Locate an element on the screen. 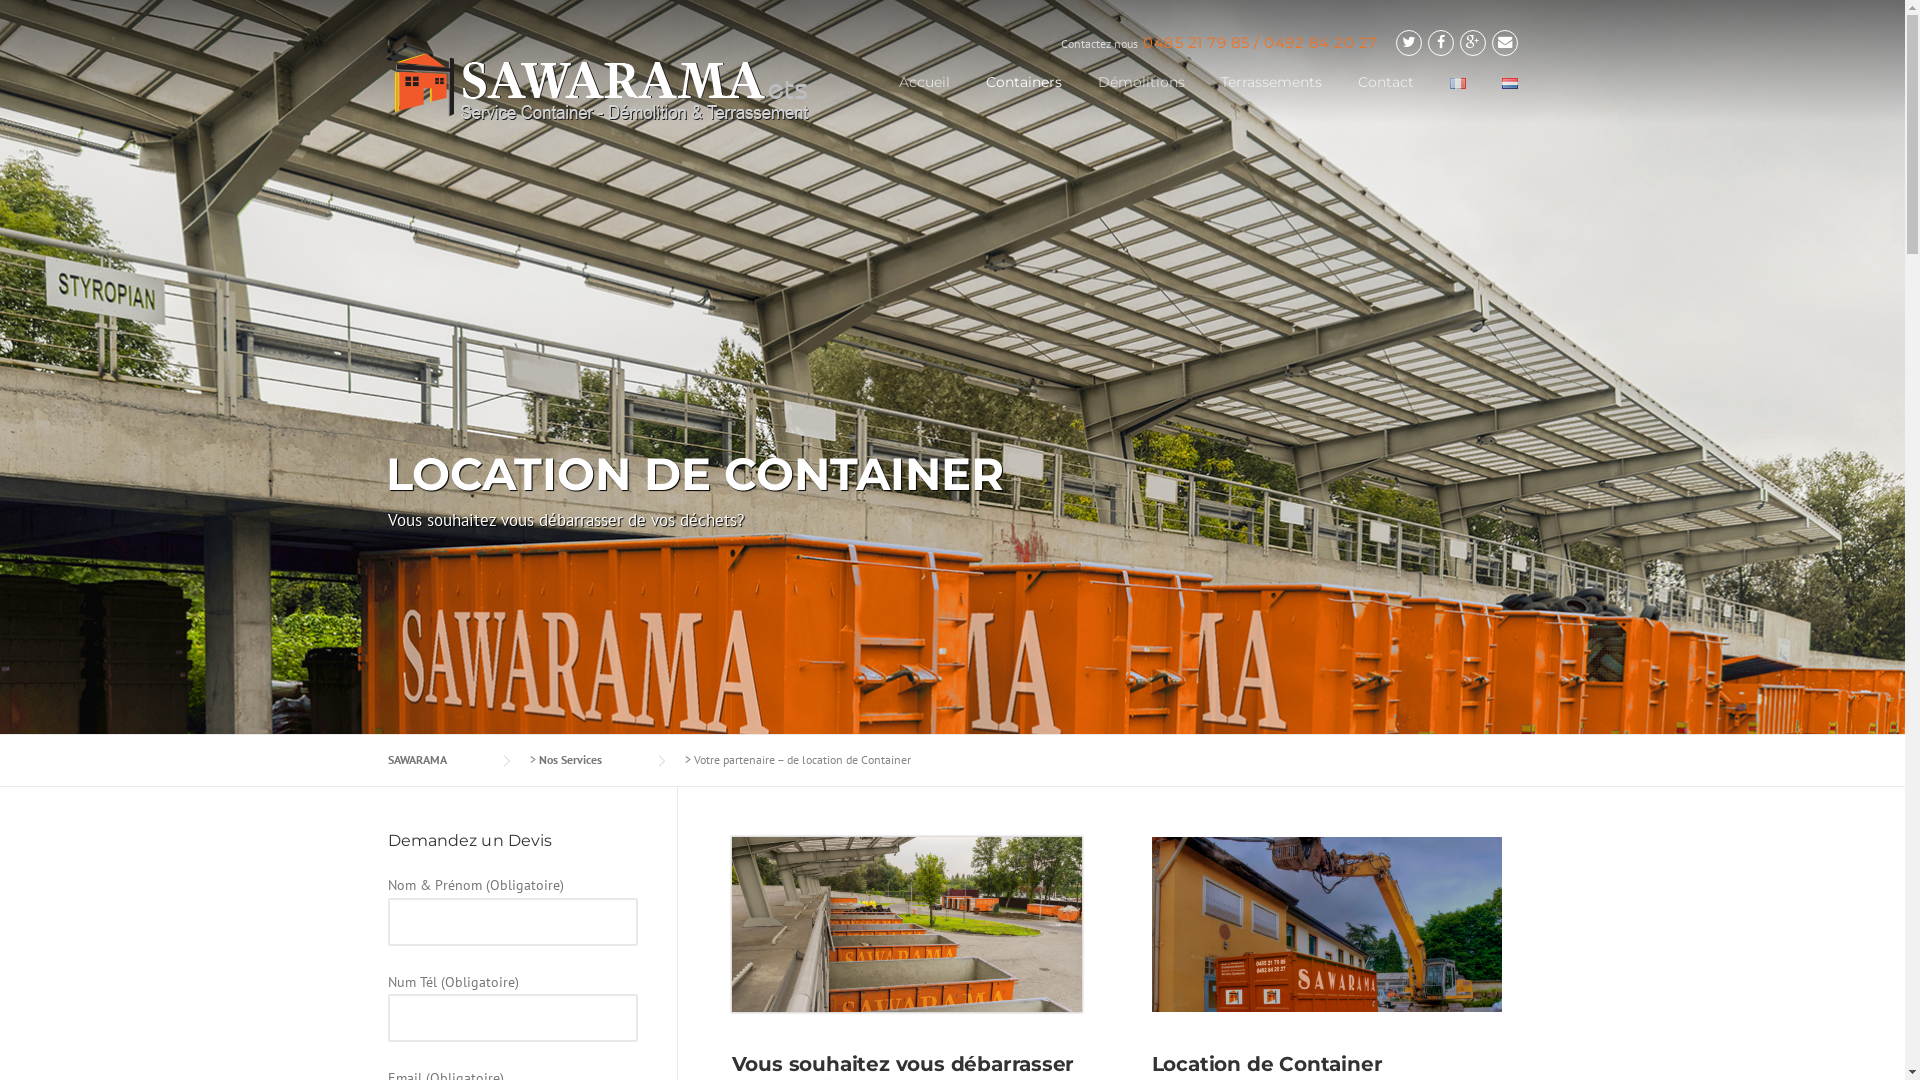  'Containers' is located at coordinates (1023, 97).